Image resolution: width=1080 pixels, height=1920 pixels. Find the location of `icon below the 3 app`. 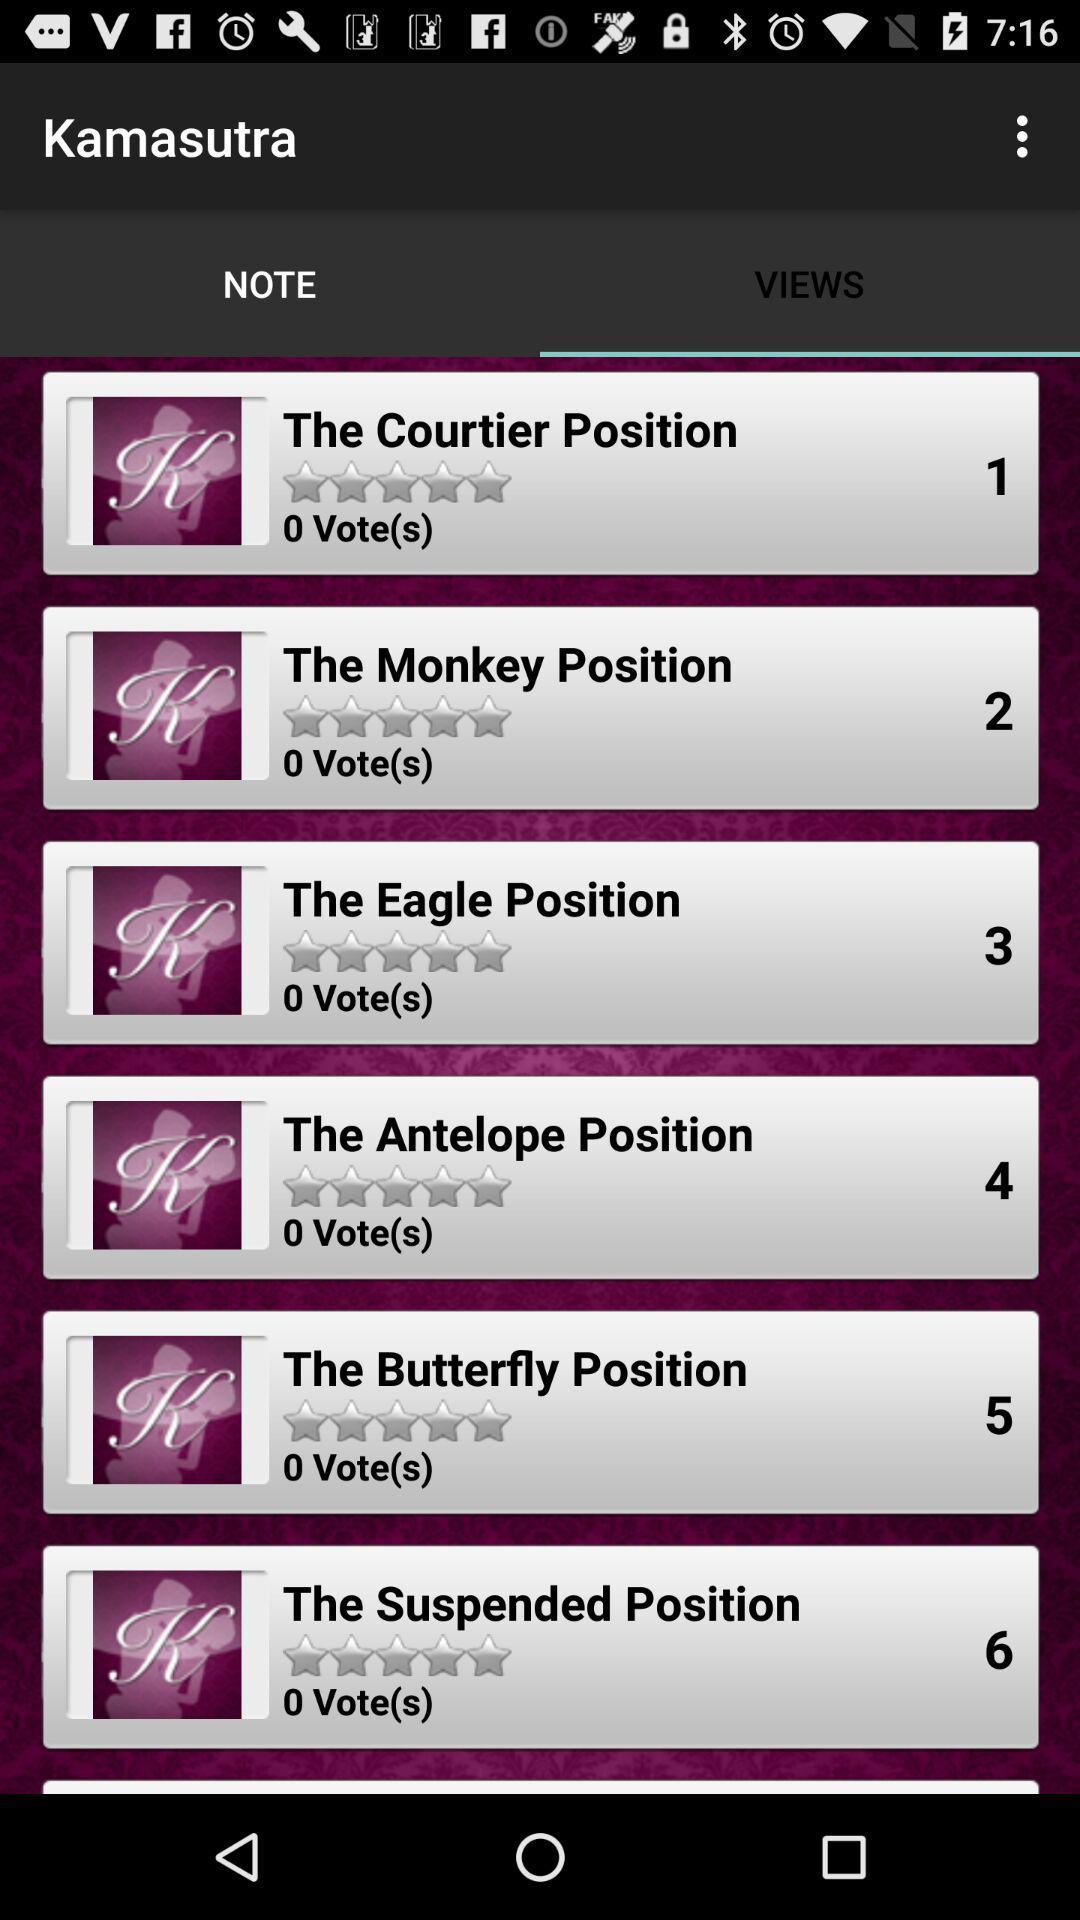

icon below the 3 app is located at coordinates (999, 1178).